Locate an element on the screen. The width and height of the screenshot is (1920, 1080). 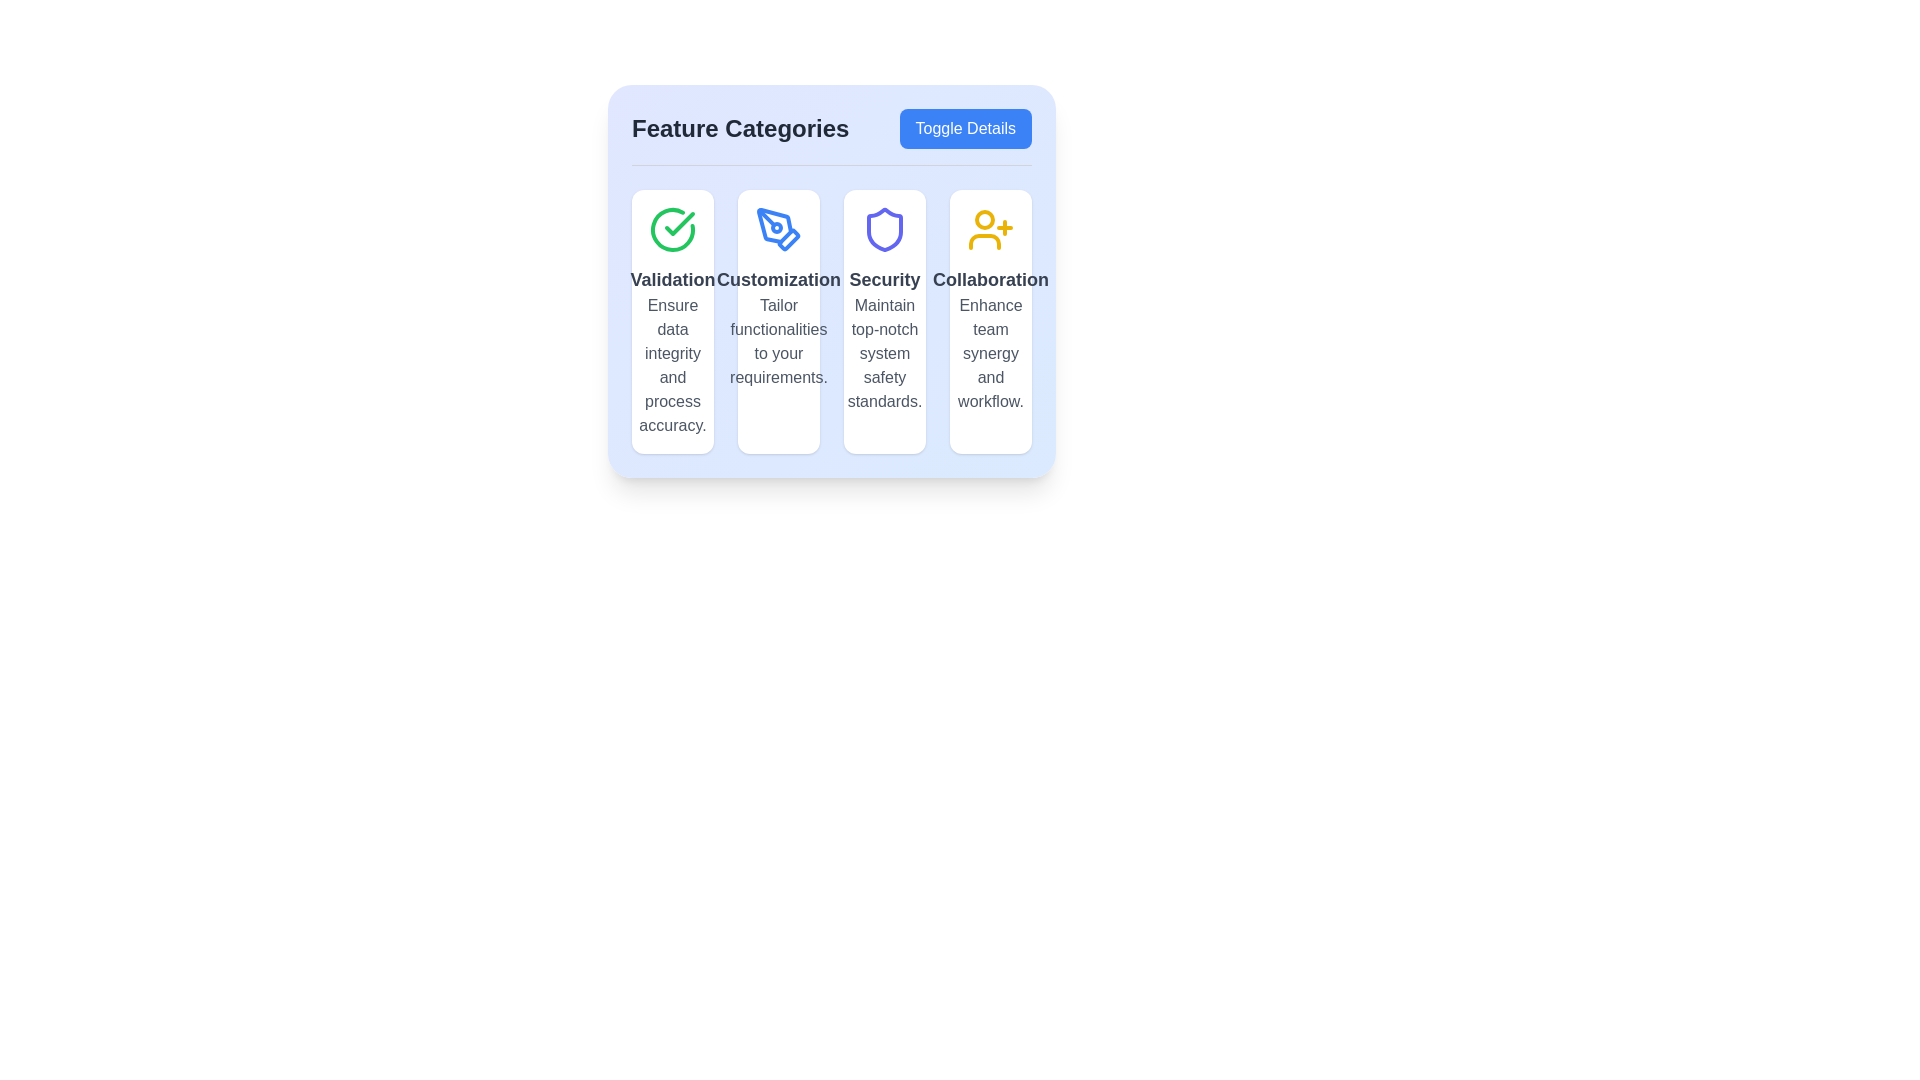
descriptive text label providing information about the 'Security' feature located in the third card from the left in a grid of four cards, positioned centrally beneath the heading 'Security' is located at coordinates (883, 353).